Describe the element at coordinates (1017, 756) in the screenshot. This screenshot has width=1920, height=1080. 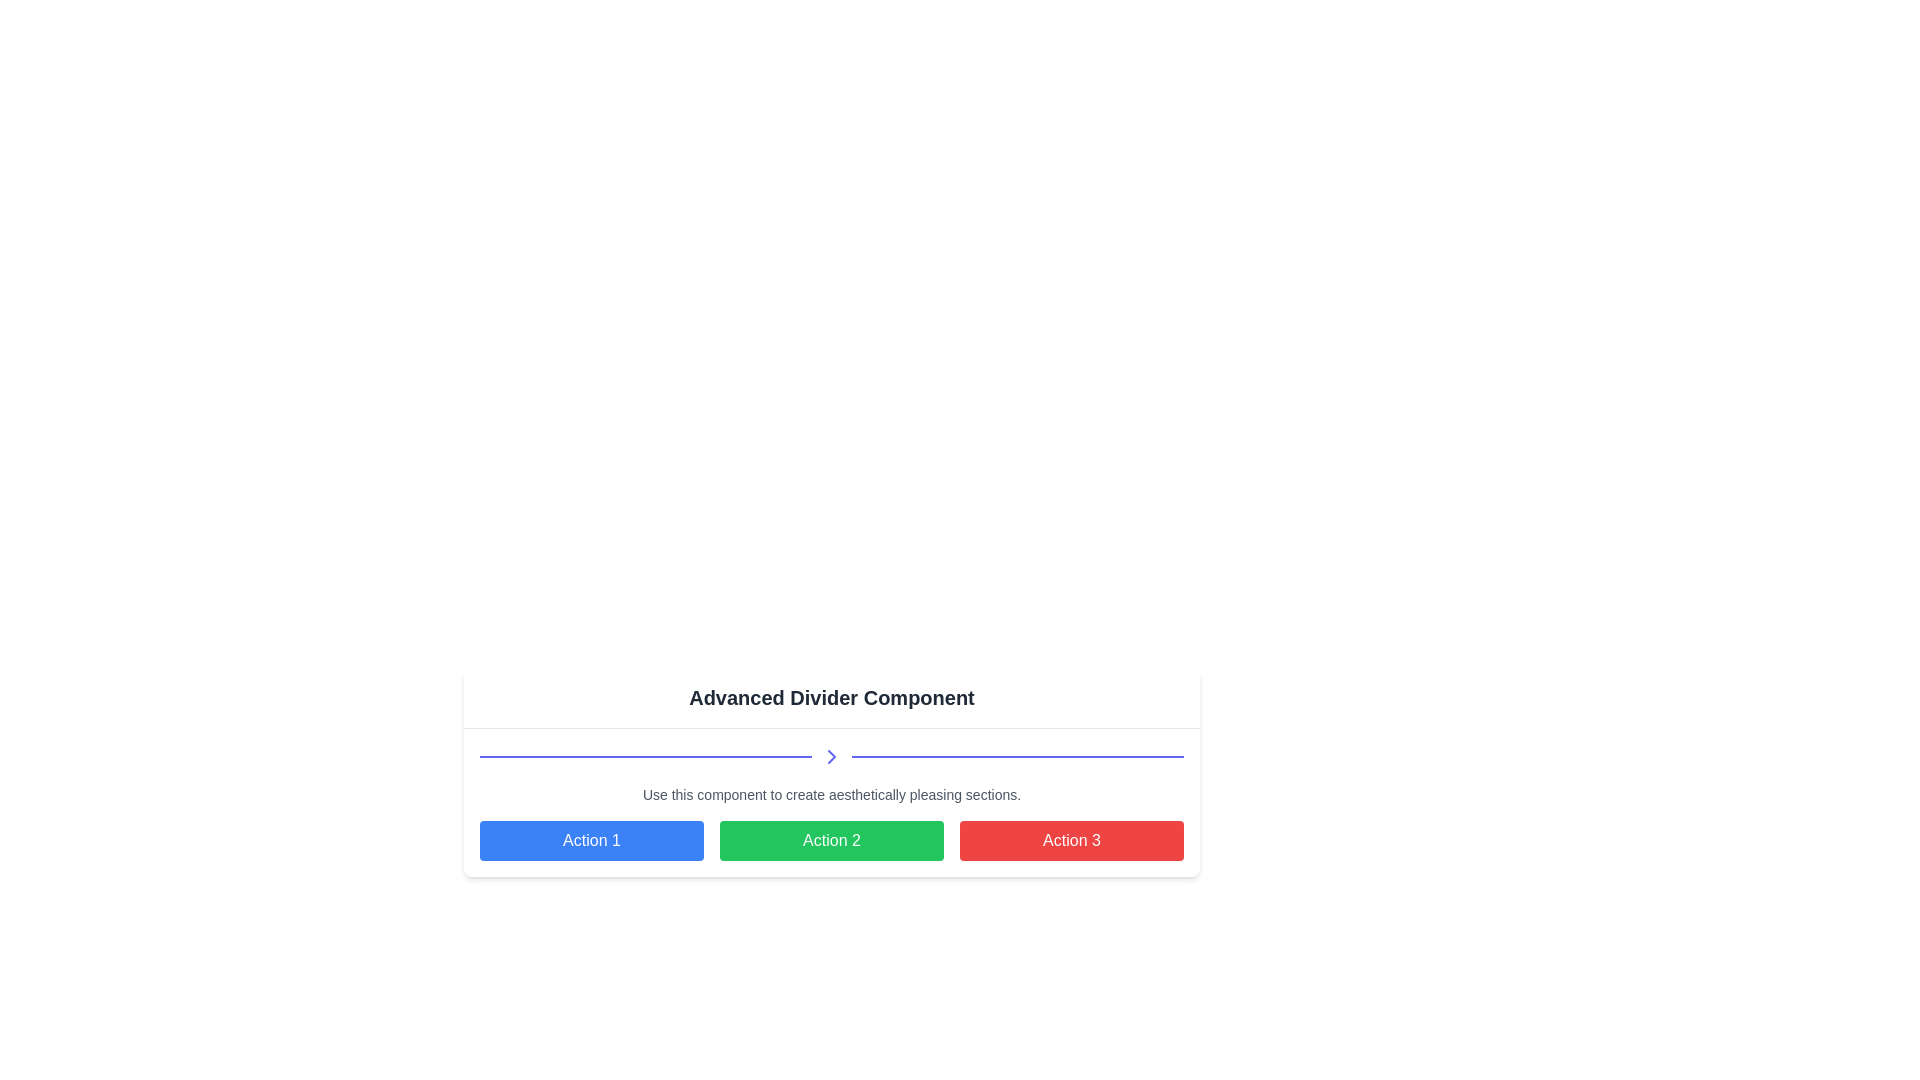
I see `the Divider line located under the header 'Advanced Divider Component', positioned to the right of a central arrow icon` at that location.